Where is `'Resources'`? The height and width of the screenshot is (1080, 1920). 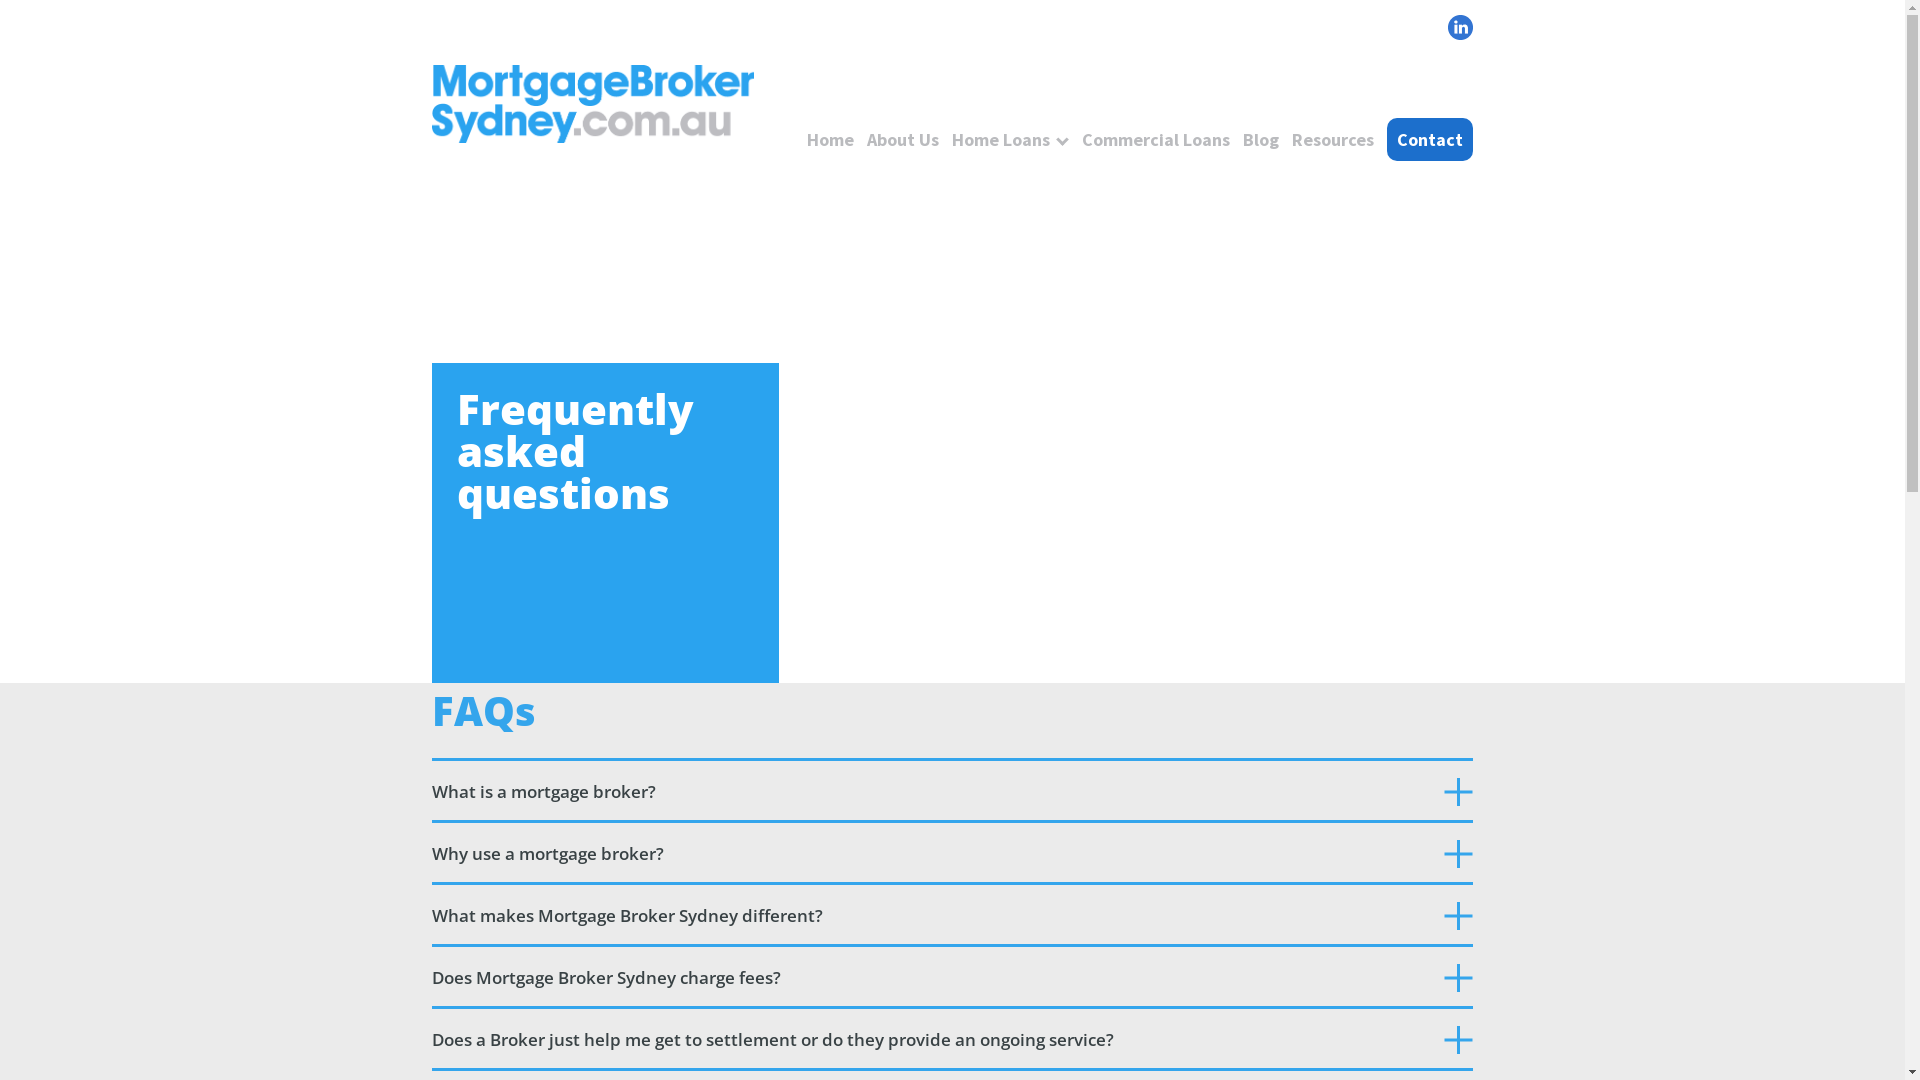 'Resources' is located at coordinates (1333, 138).